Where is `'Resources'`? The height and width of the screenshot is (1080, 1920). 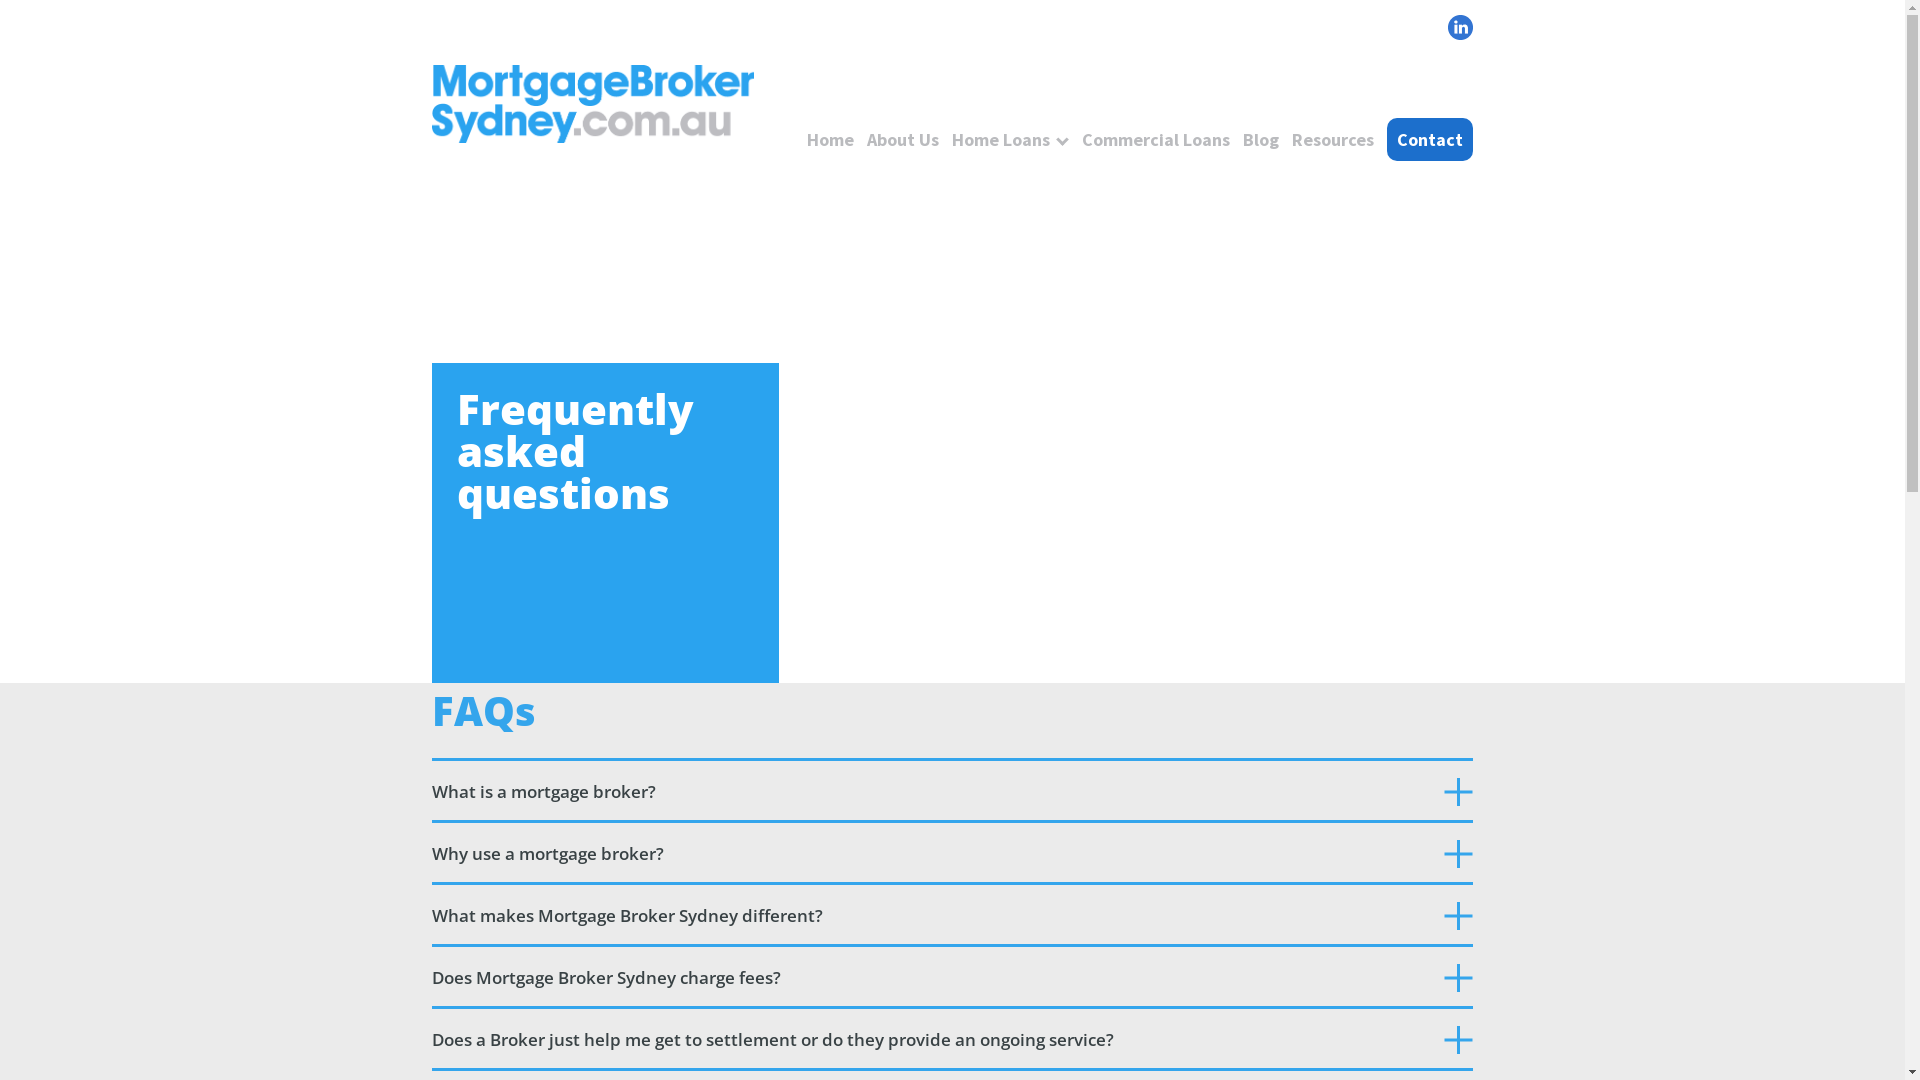 'Resources' is located at coordinates (1333, 138).